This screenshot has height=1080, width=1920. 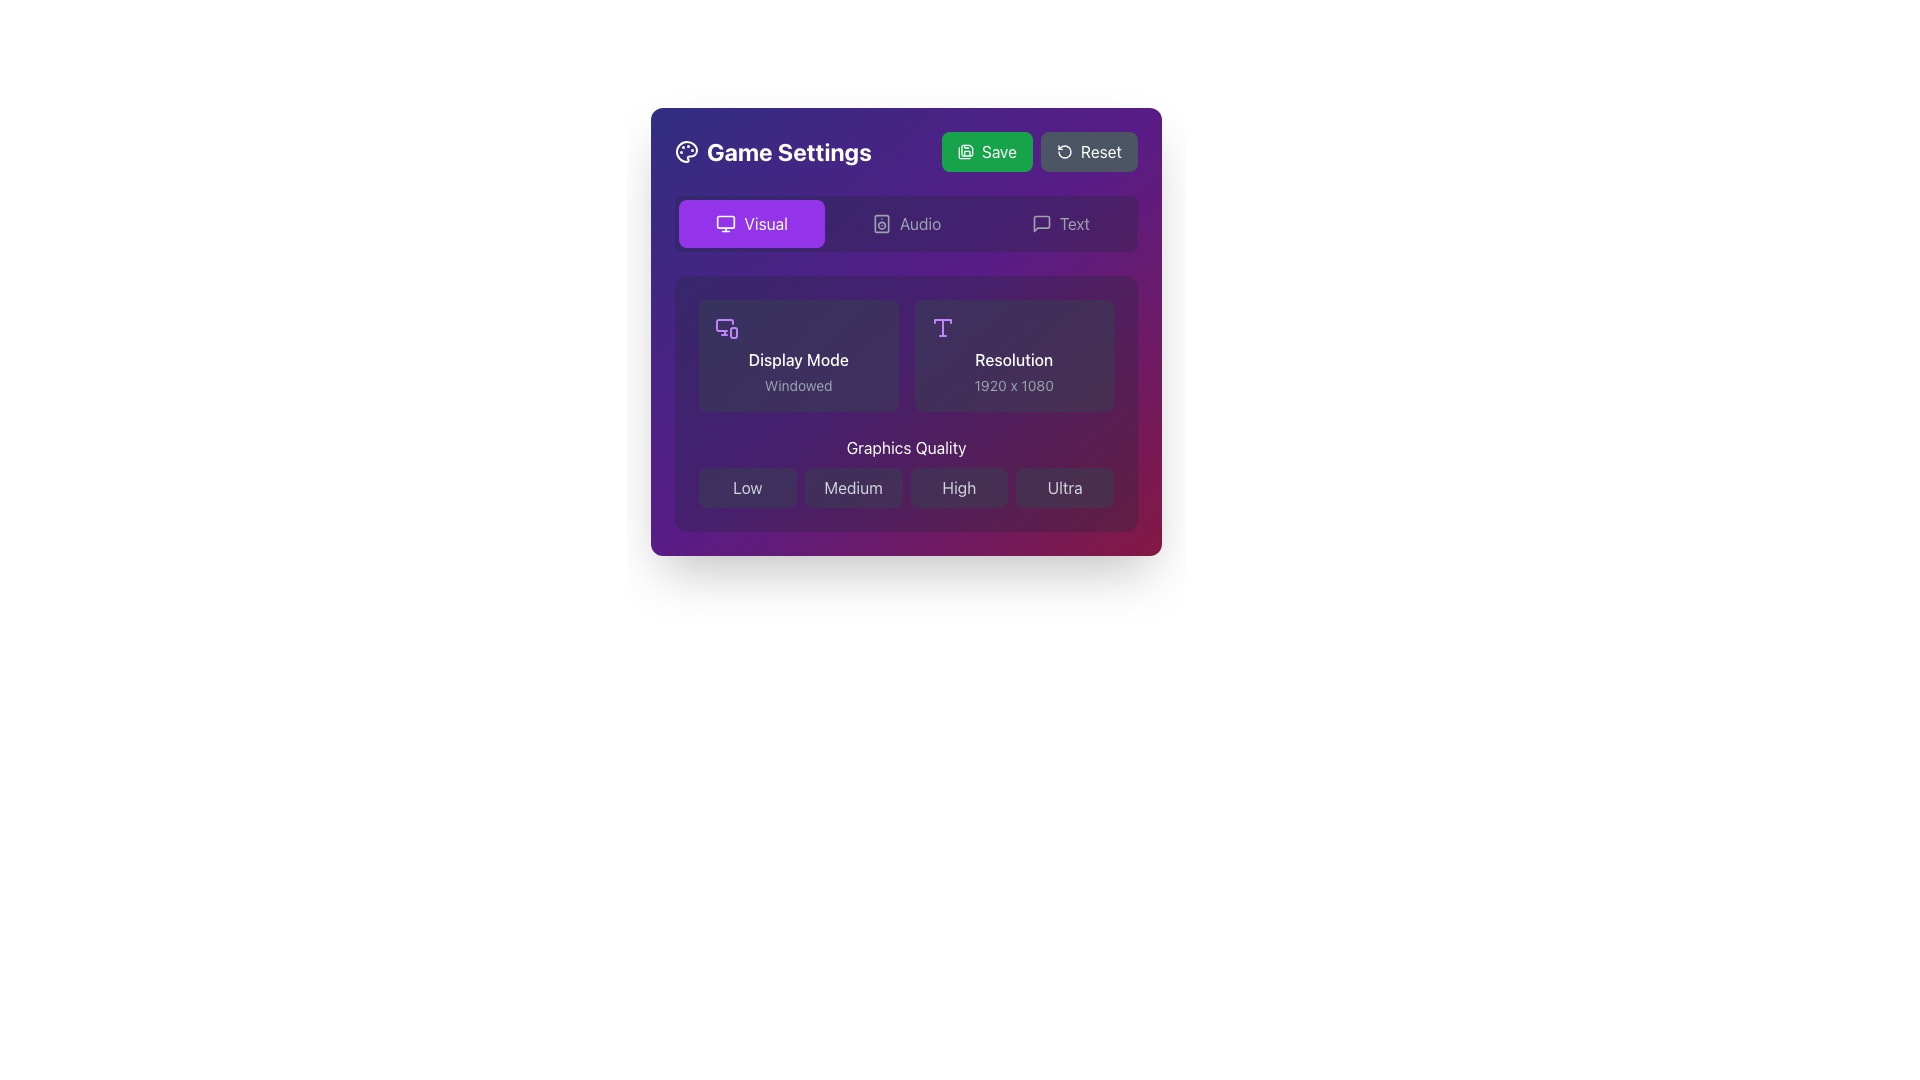 I want to click on the 'Ultra' button, which is the fourth button in a horizontal row within the 'Graphics Quality' section of the settings panel, so click(x=1064, y=488).